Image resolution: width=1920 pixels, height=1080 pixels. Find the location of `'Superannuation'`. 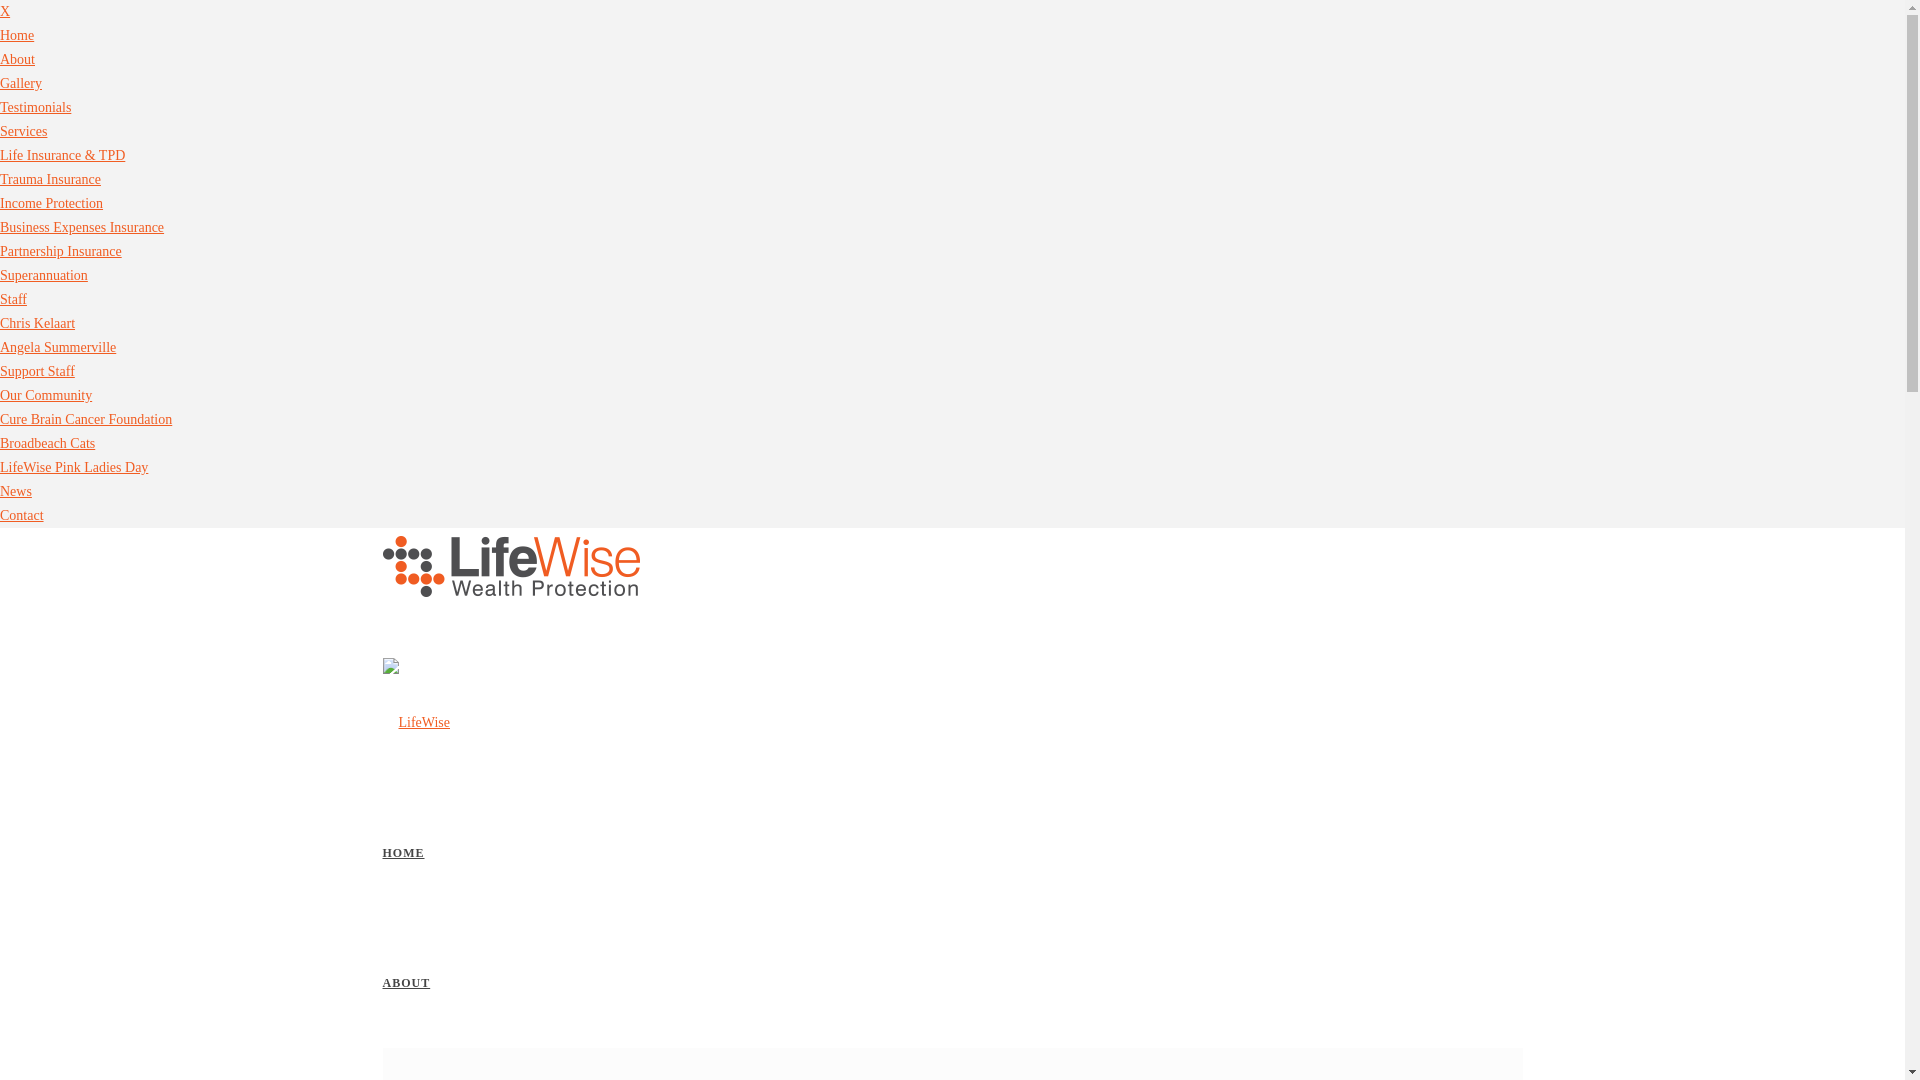

'Superannuation' is located at coordinates (43, 275).